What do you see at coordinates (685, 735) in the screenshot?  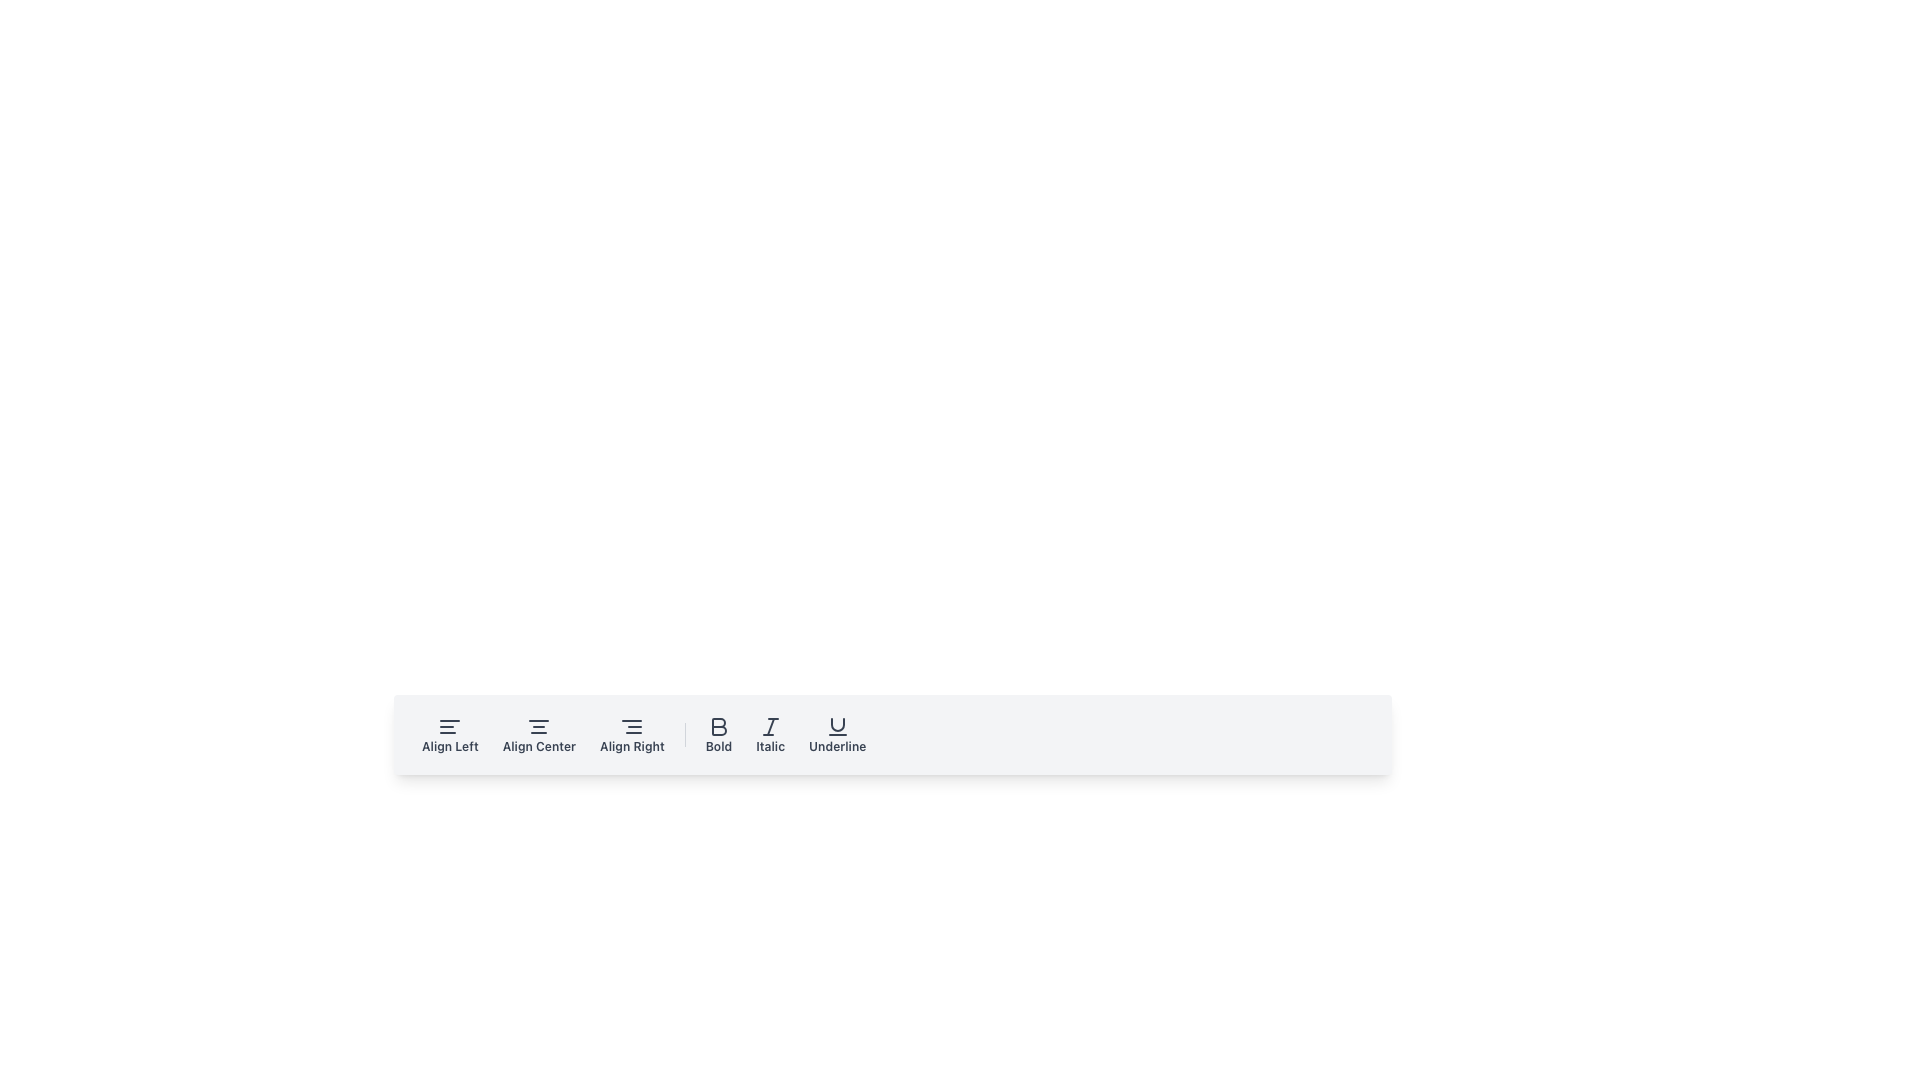 I see `the Divider element located between the 'Align Right' button and the 'Bold' button in the toolbar` at bounding box center [685, 735].